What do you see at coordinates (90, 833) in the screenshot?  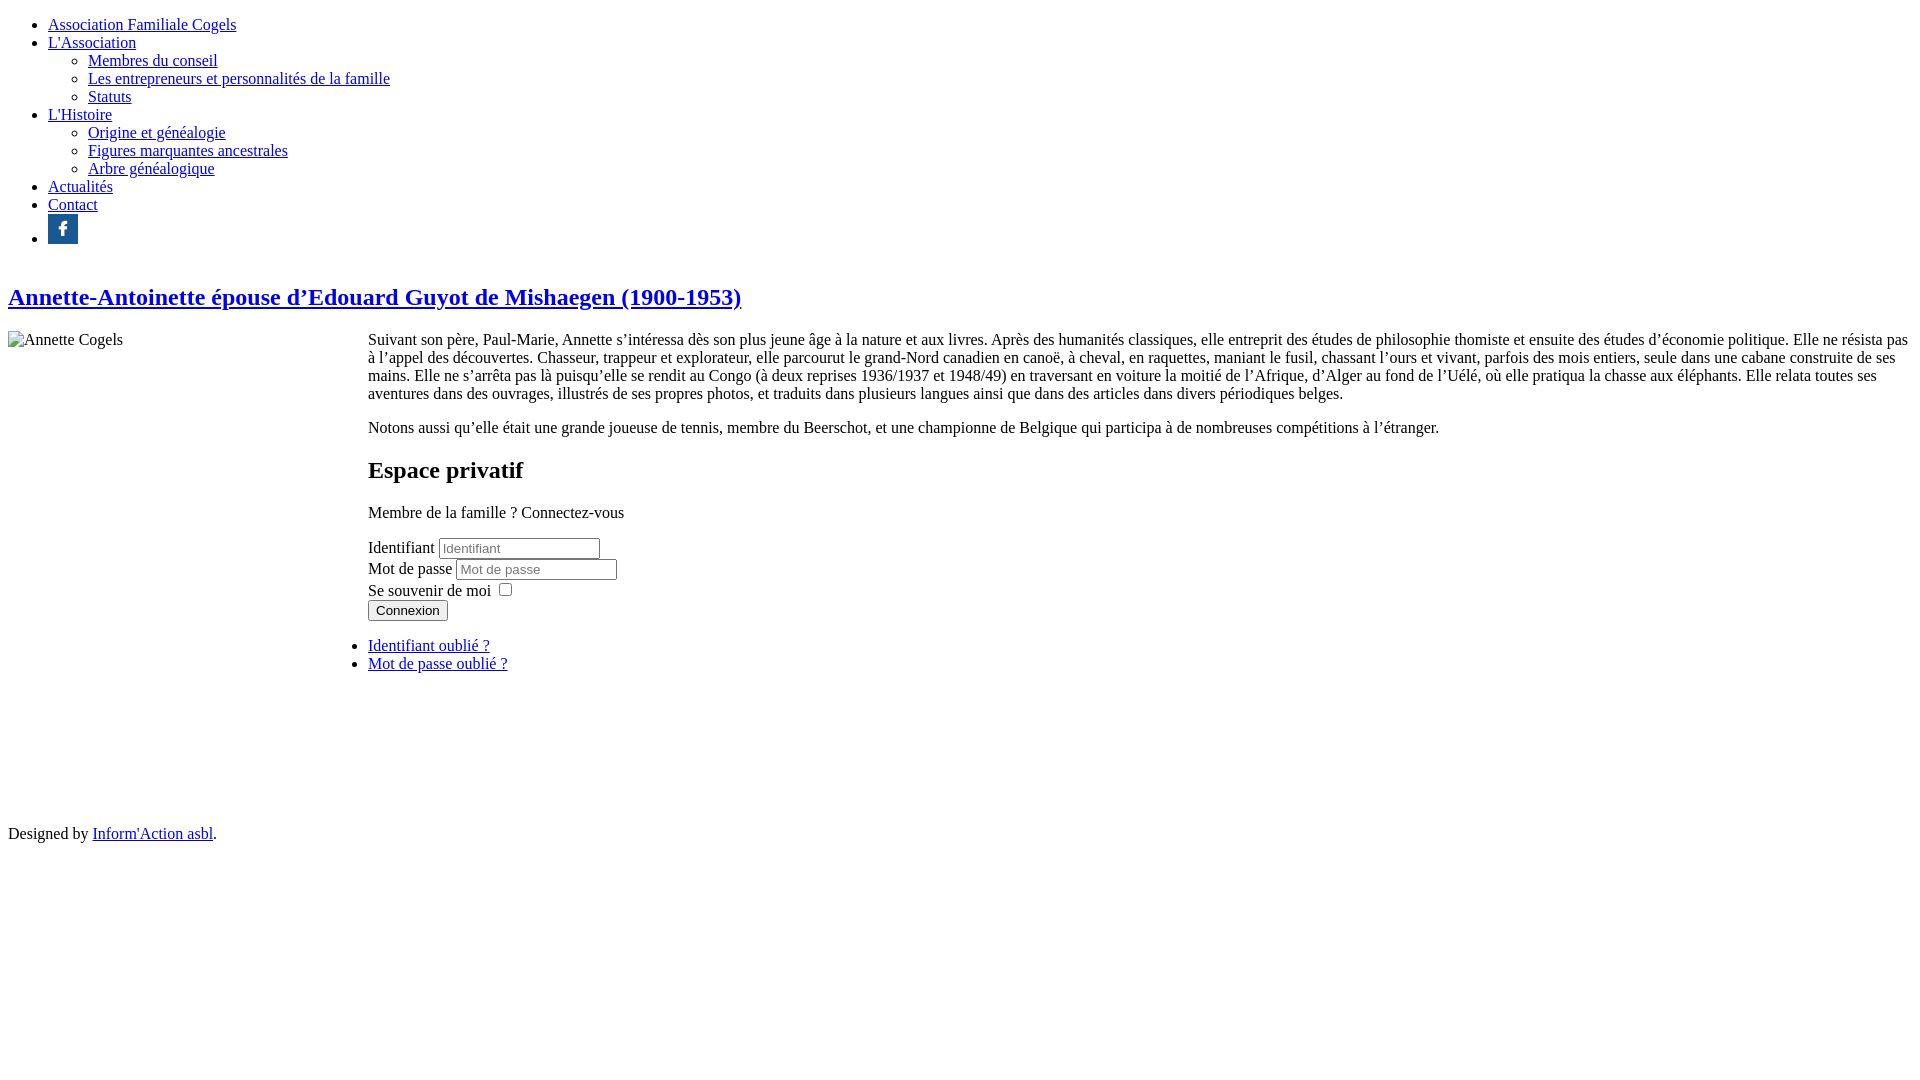 I see `'Inform'Action asbl'` at bounding box center [90, 833].